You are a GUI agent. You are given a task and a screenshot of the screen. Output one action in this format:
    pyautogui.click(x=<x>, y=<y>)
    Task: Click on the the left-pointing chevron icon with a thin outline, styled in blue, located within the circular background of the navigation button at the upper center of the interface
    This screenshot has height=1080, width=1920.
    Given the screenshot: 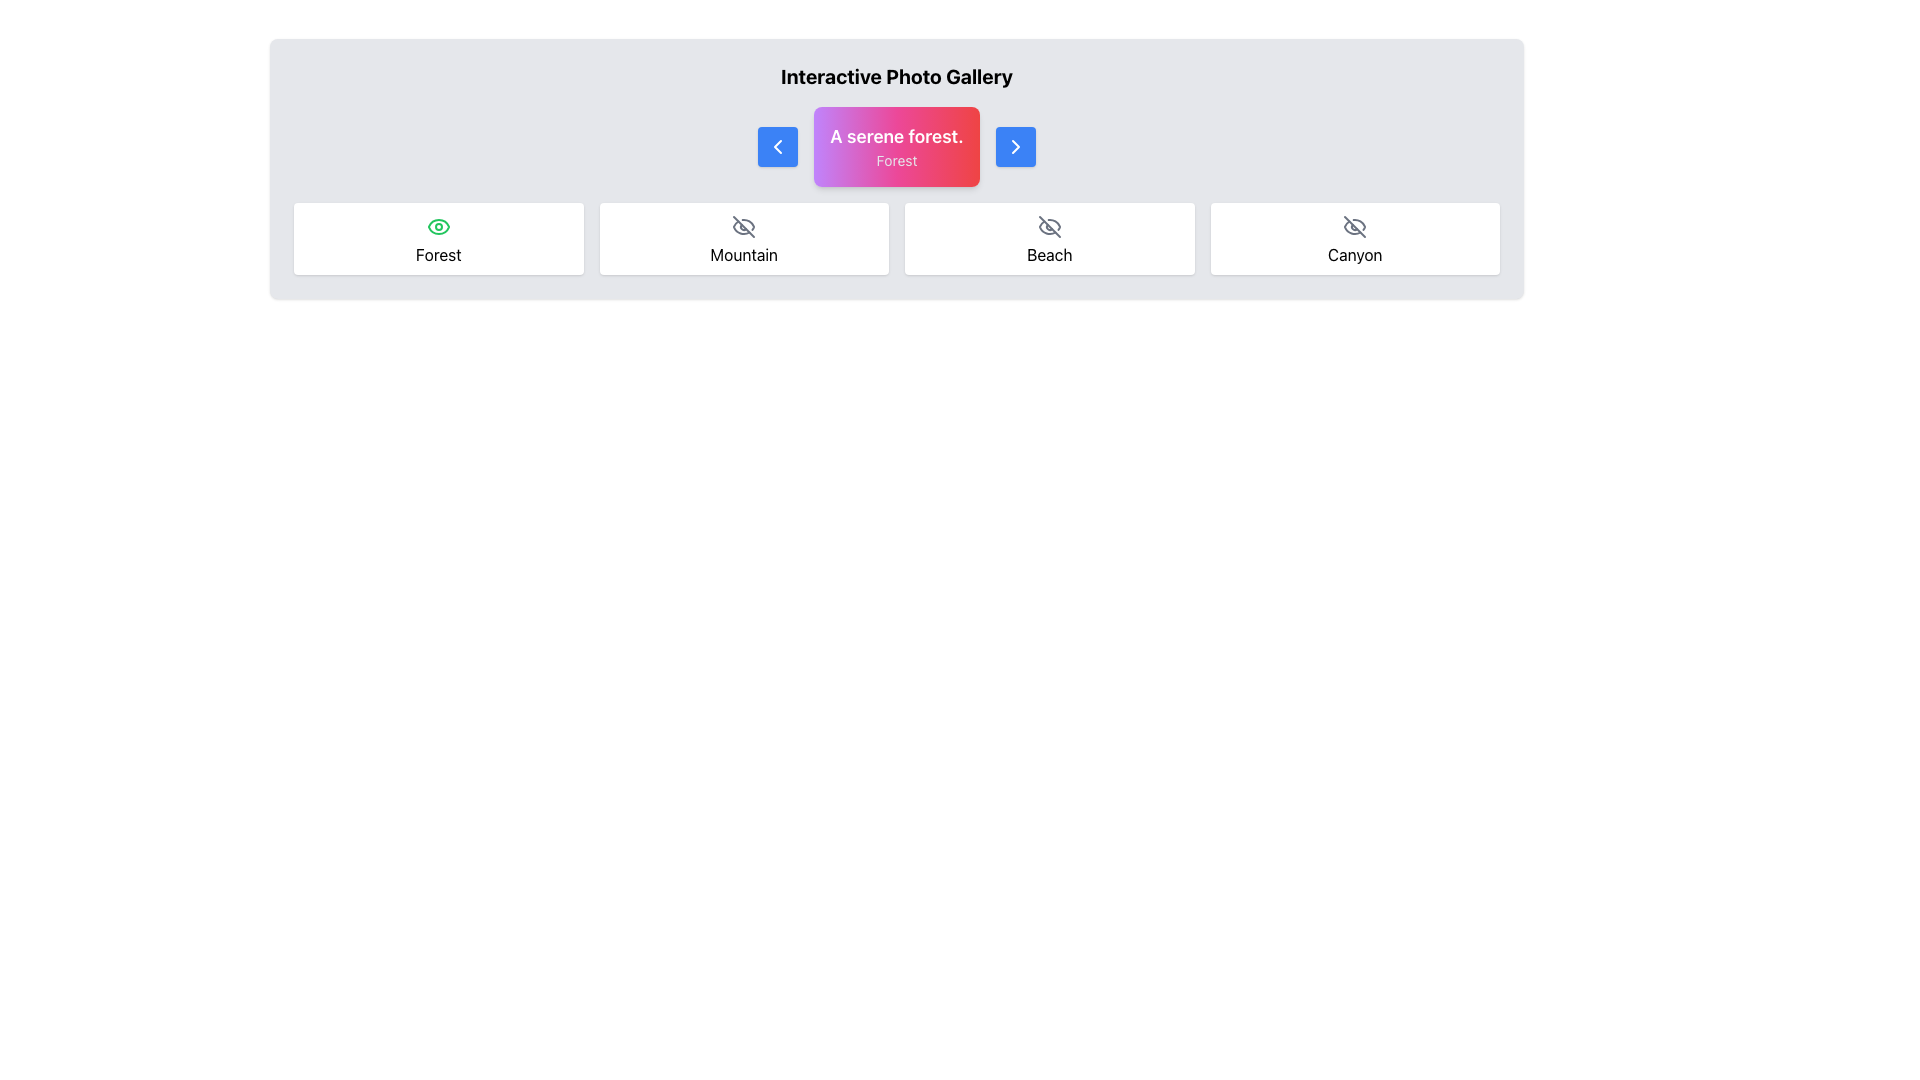 What is the action you would take?
    pyautogui.click(x=777, y=145)
    